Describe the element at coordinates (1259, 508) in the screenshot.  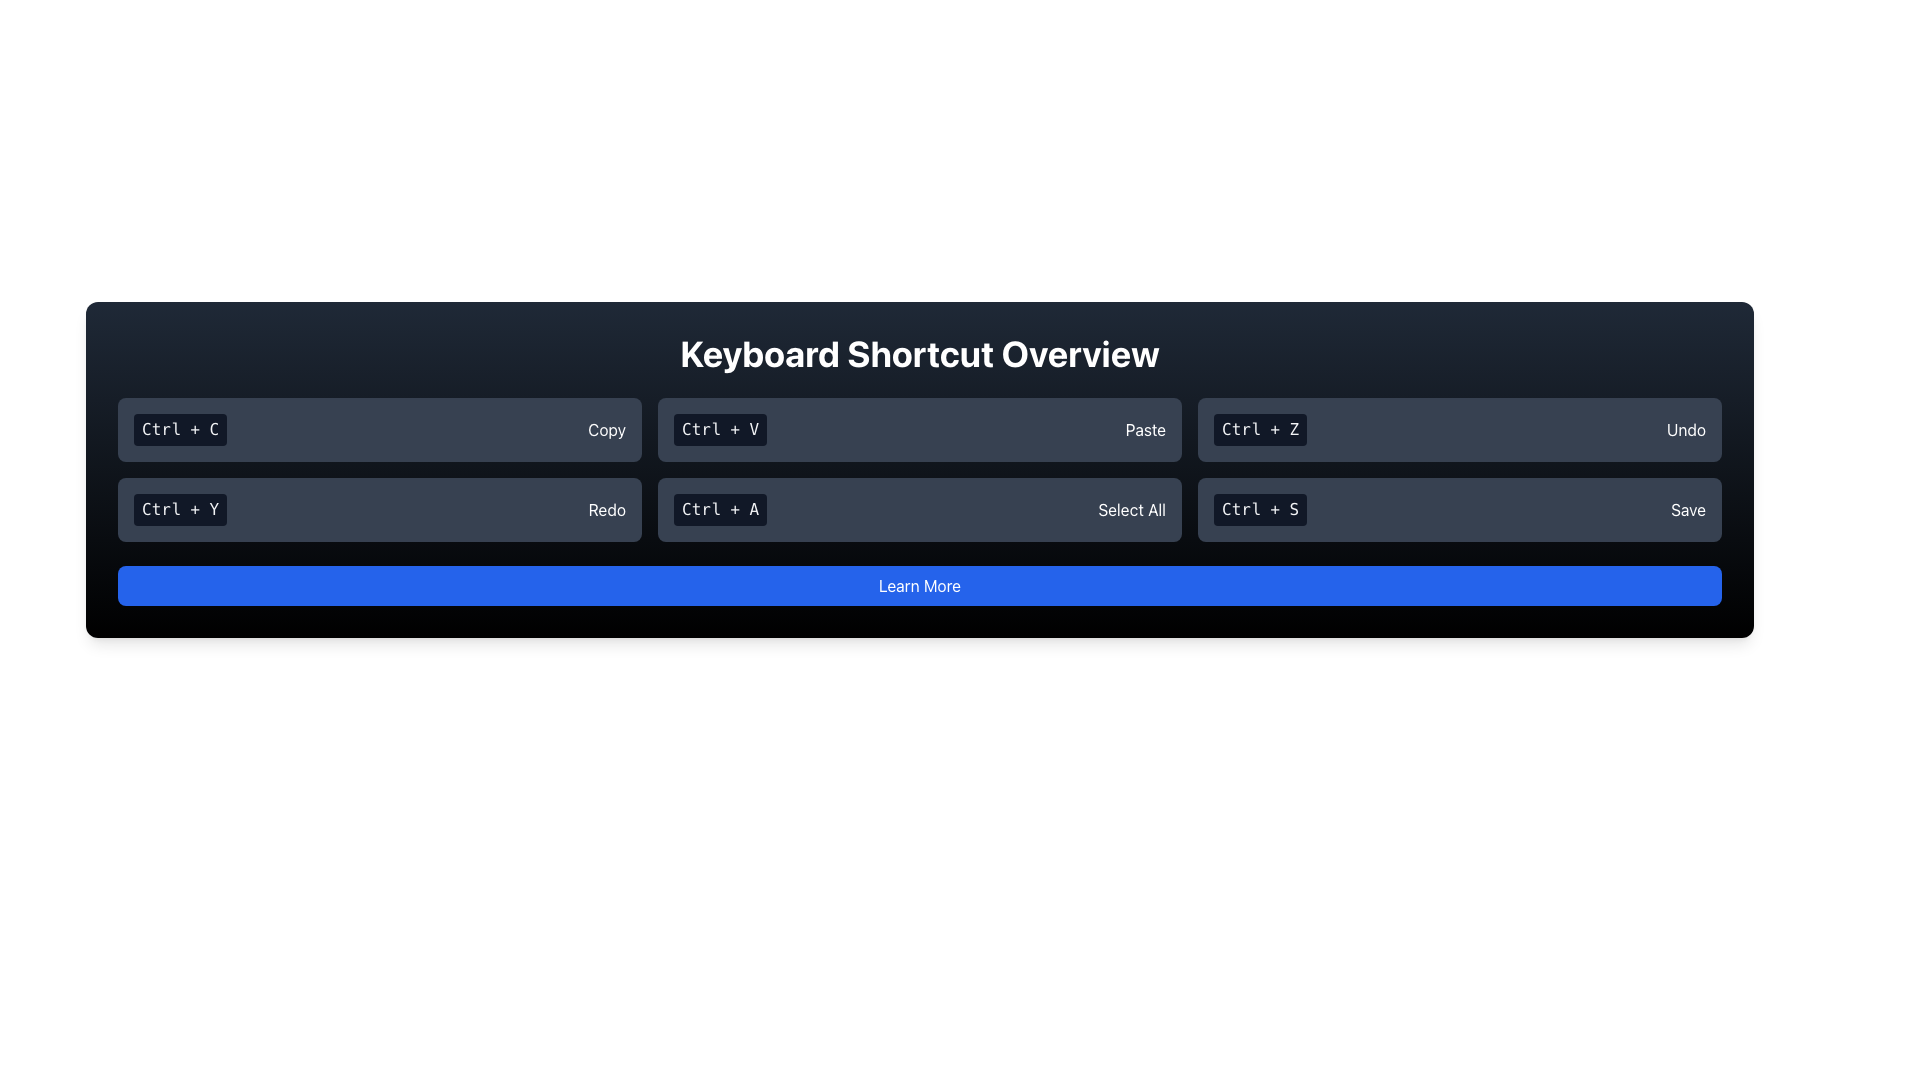
I see `the text display element that shows 'Ctrl + S' in a monospace font style with a dark gray background and white text, styled with rounded corners and light padding, located at the bottom right corner of the main interface` at that location.